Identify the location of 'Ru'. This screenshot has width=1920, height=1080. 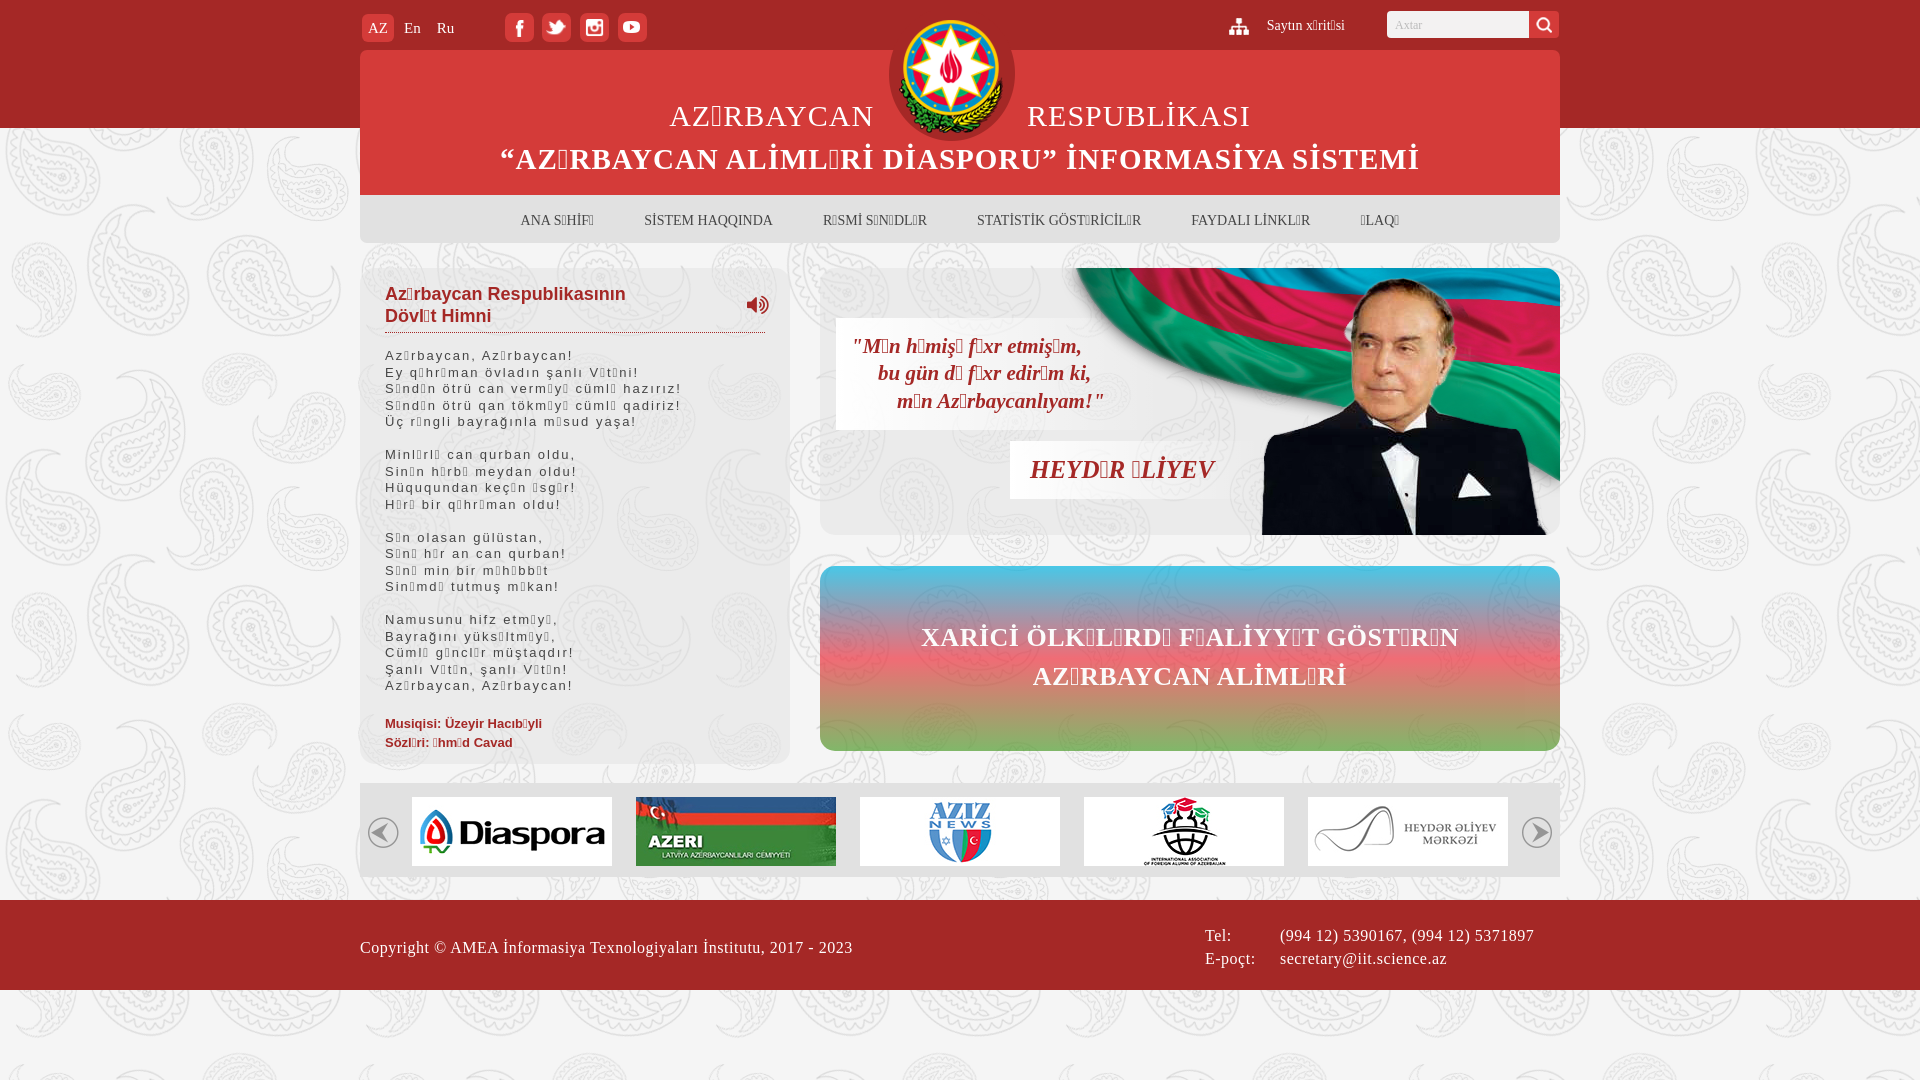
(445, 27).